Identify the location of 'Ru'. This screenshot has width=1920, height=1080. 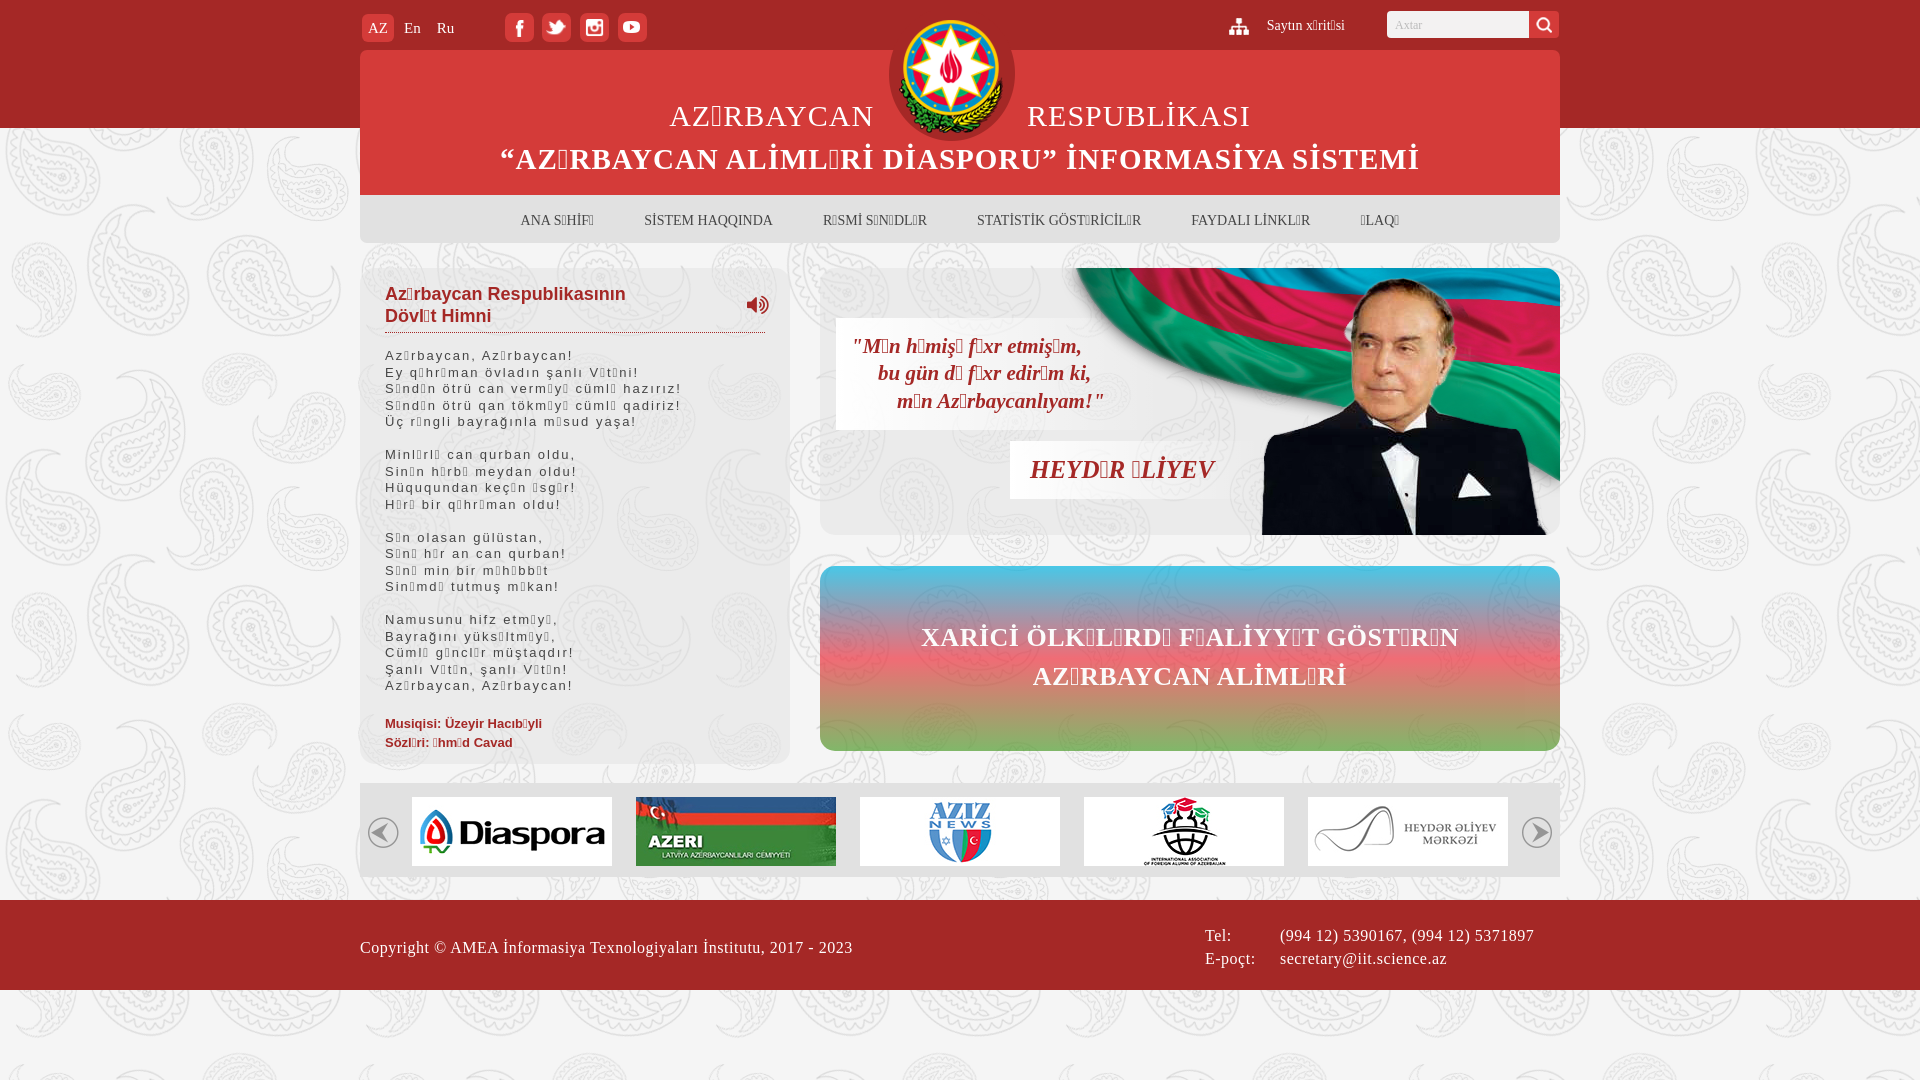
(445, 27).